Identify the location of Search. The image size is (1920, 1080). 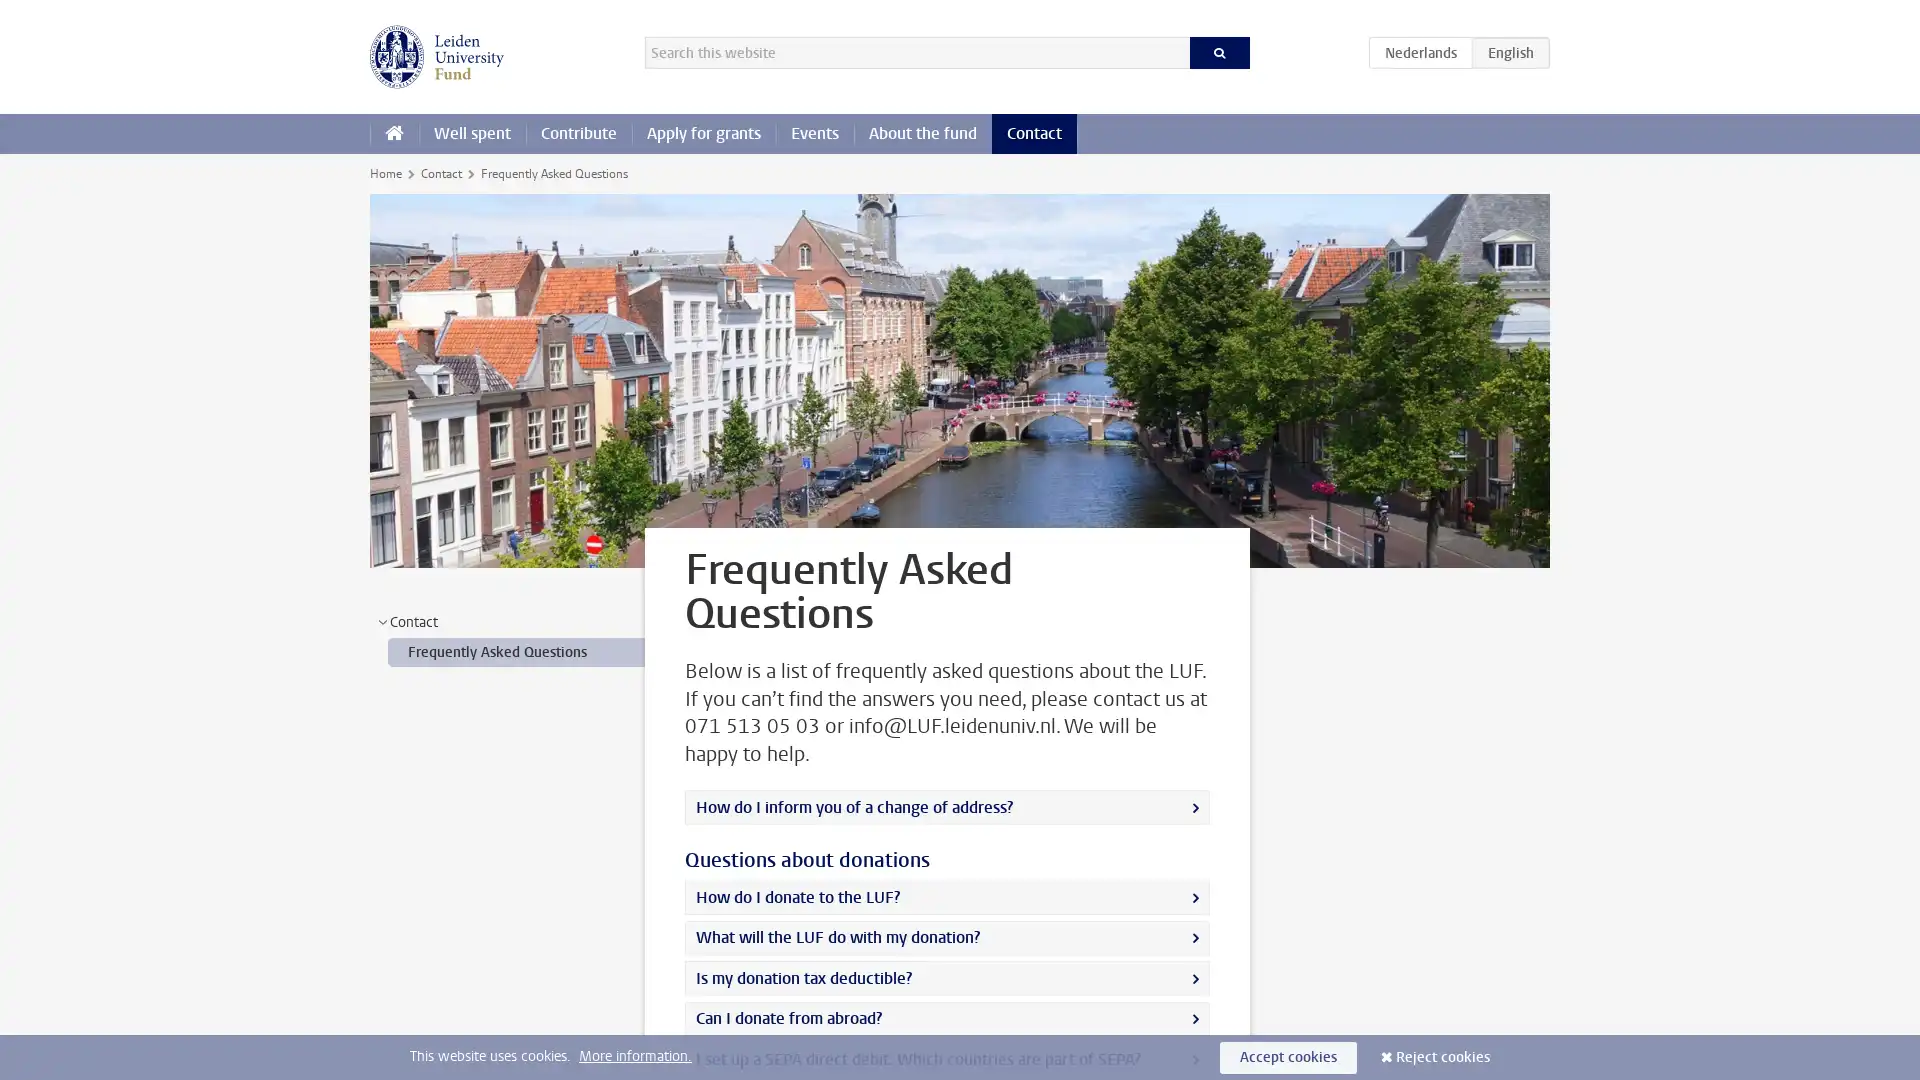
(1218, 52).